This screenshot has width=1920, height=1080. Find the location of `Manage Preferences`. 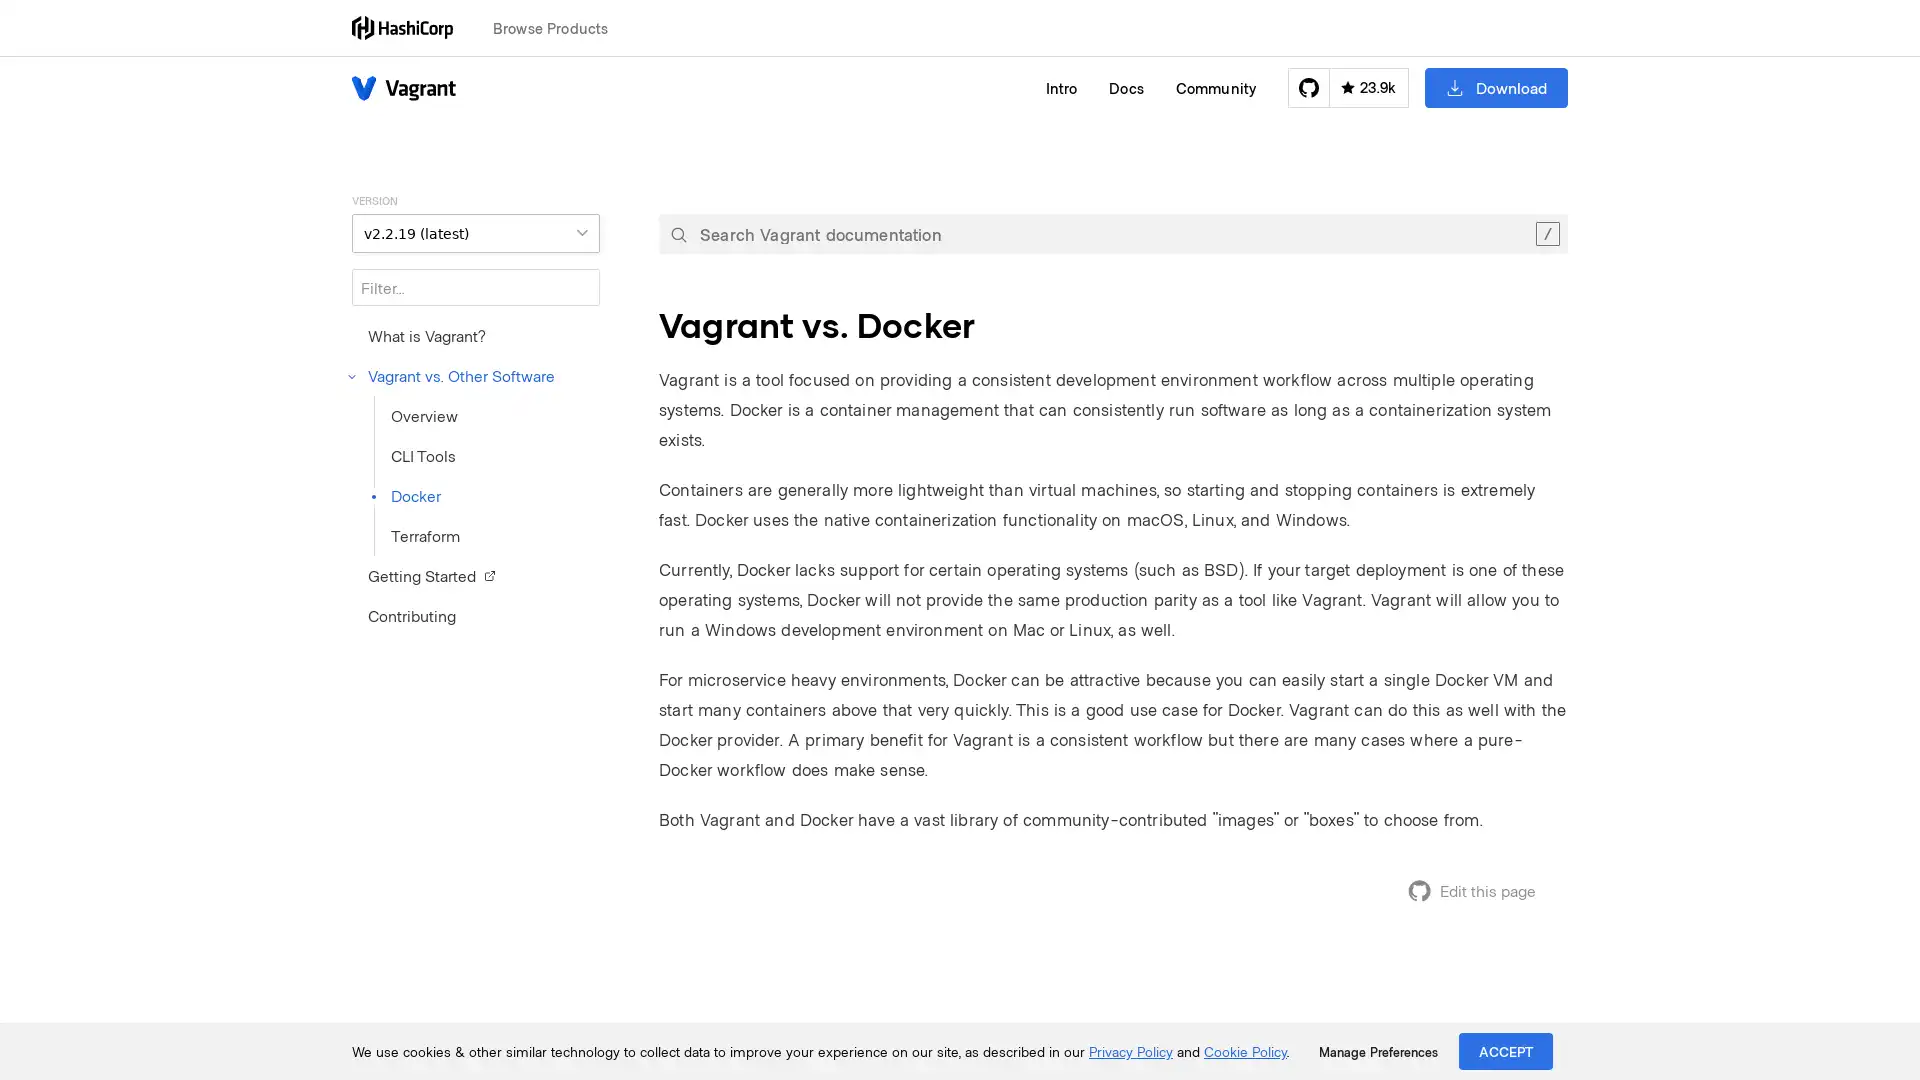

Manage Preferences is located at coordinates (1377, 1051).